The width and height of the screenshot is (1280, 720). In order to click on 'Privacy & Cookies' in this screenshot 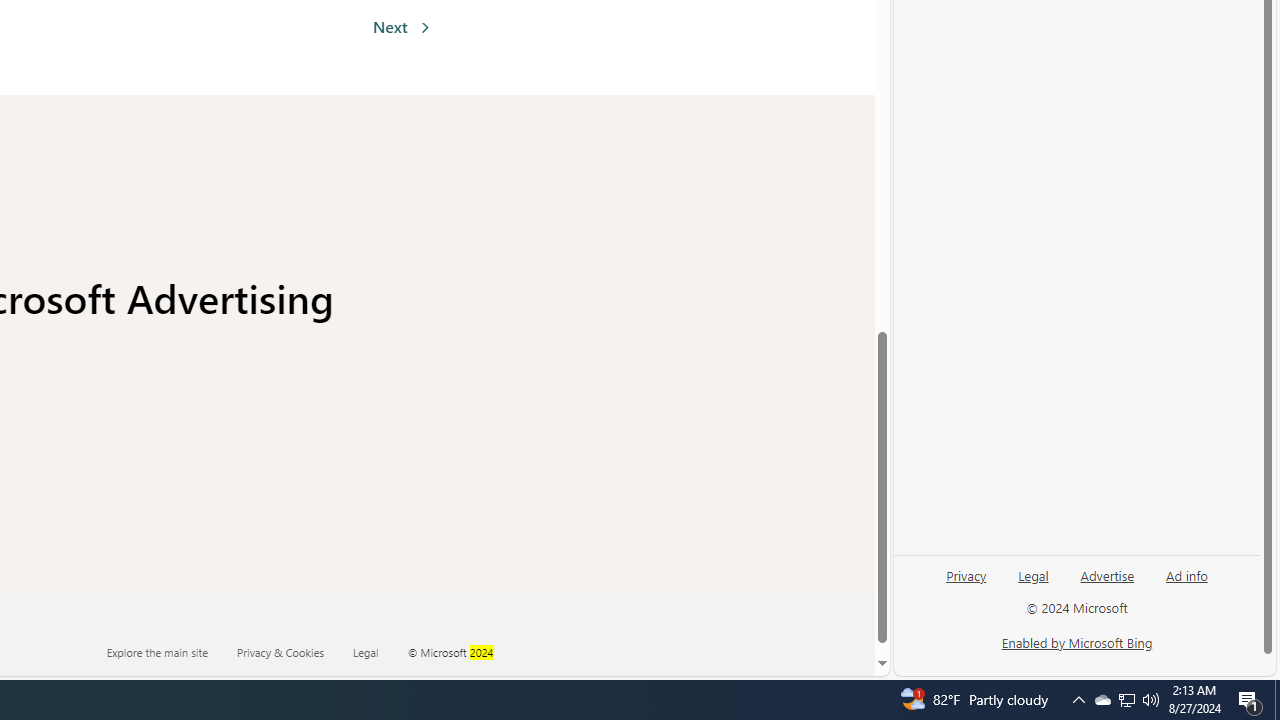, I will do `click(279, 651)`.